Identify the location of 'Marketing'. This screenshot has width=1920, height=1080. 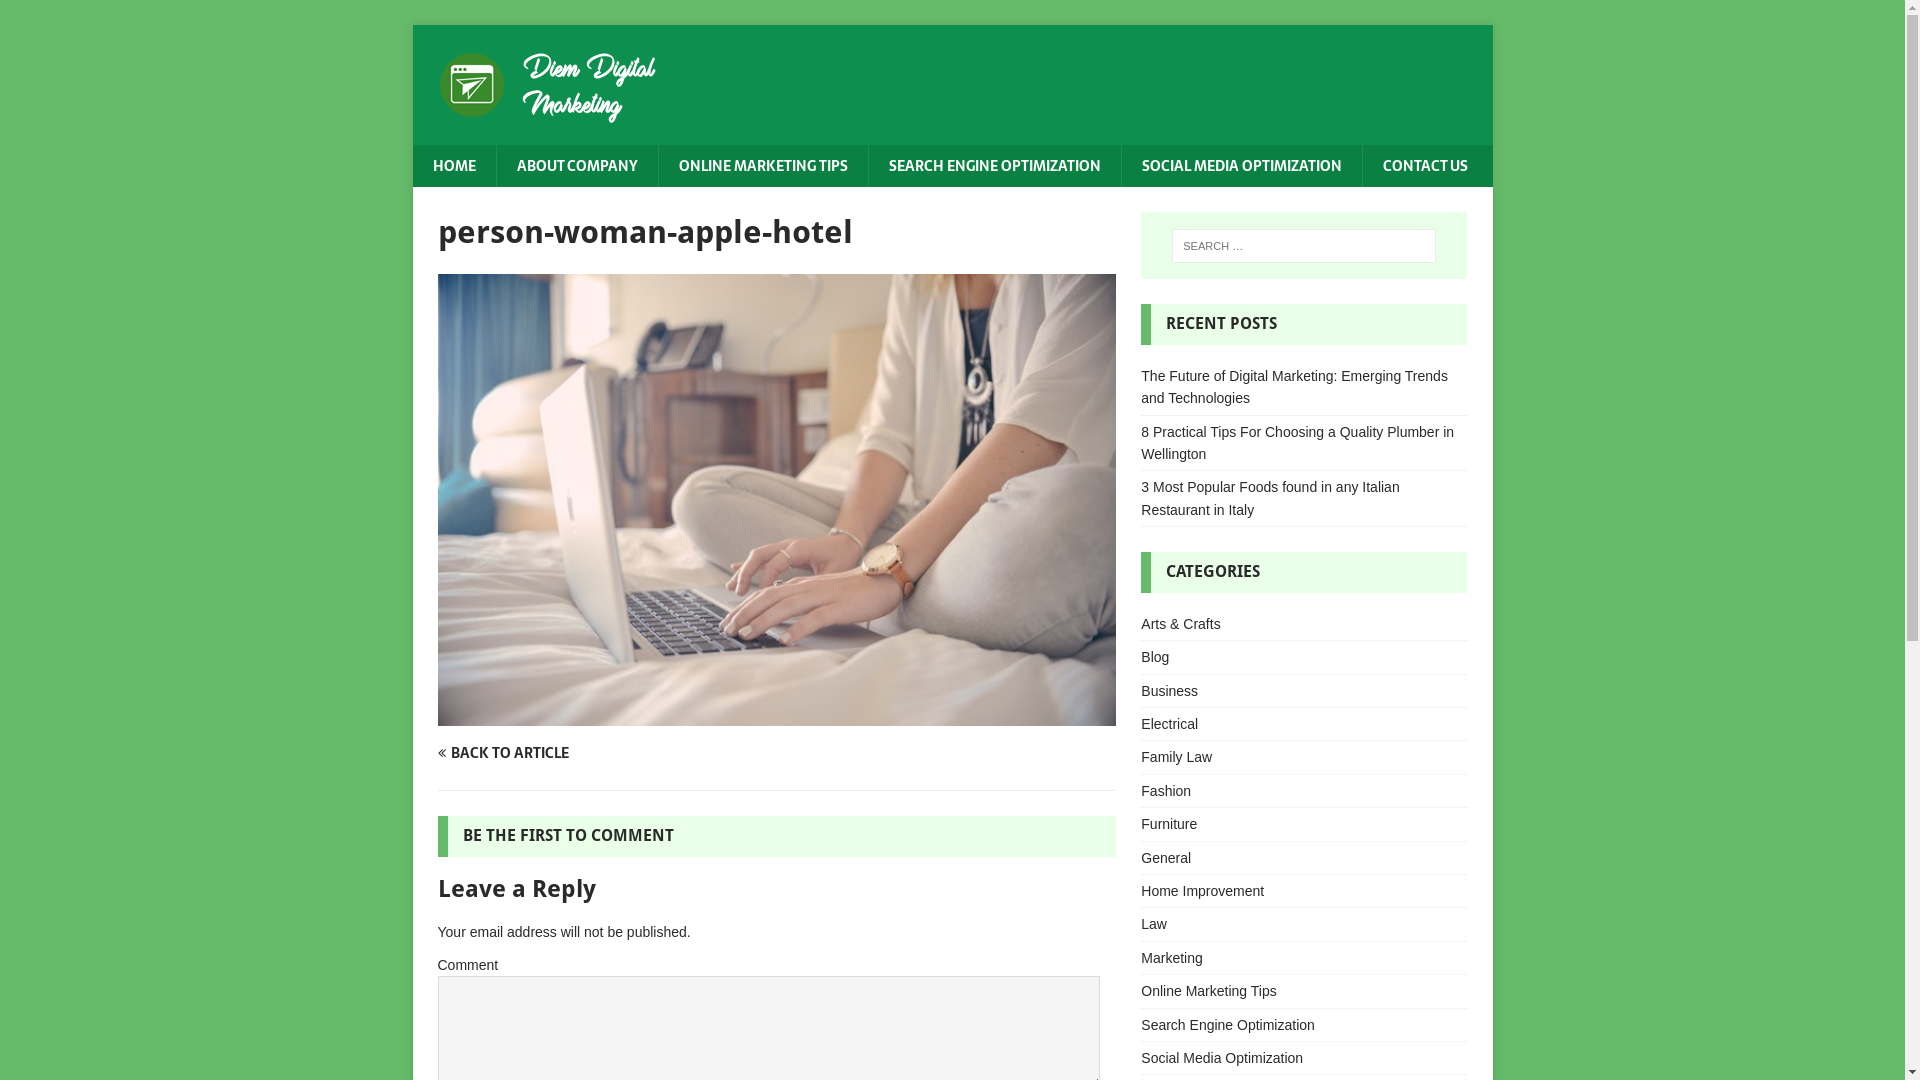
(1304, 956).